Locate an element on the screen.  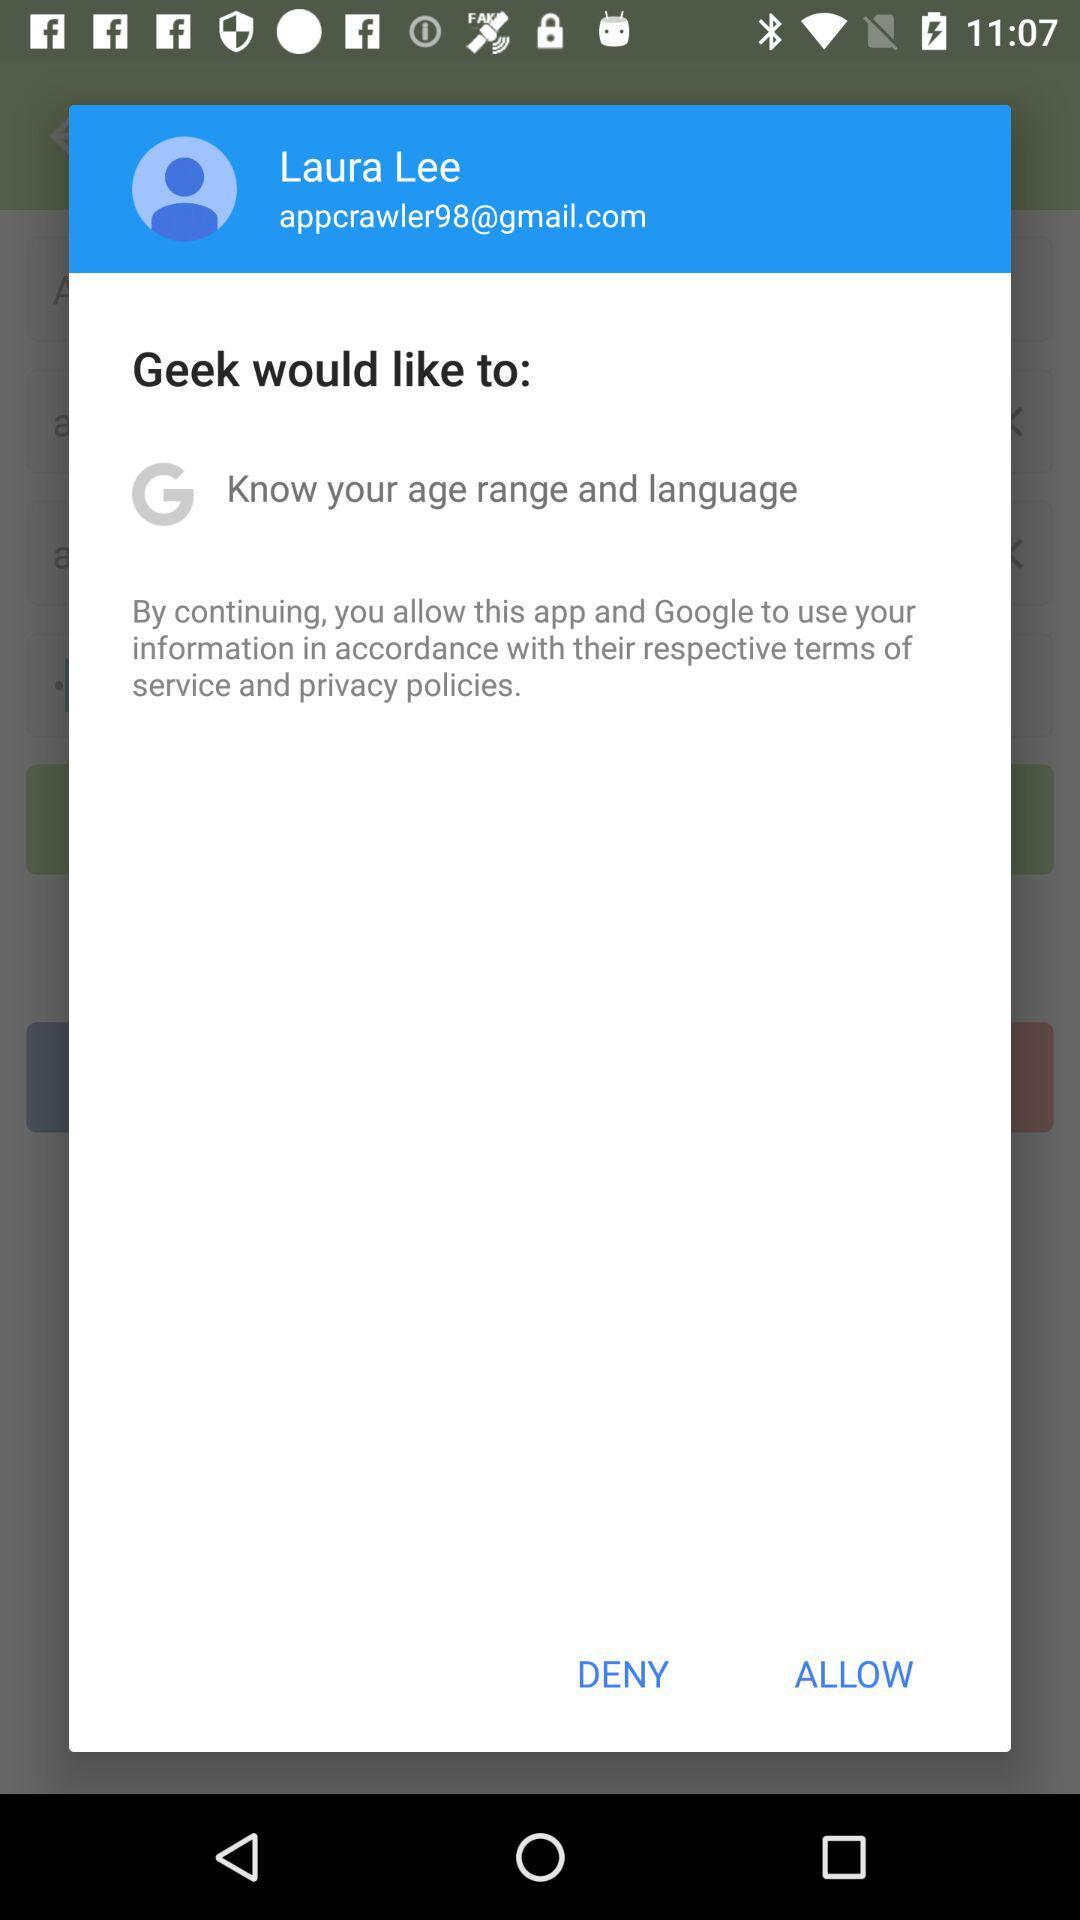
the item above the geek would like app is located at coordinates (463, 214).